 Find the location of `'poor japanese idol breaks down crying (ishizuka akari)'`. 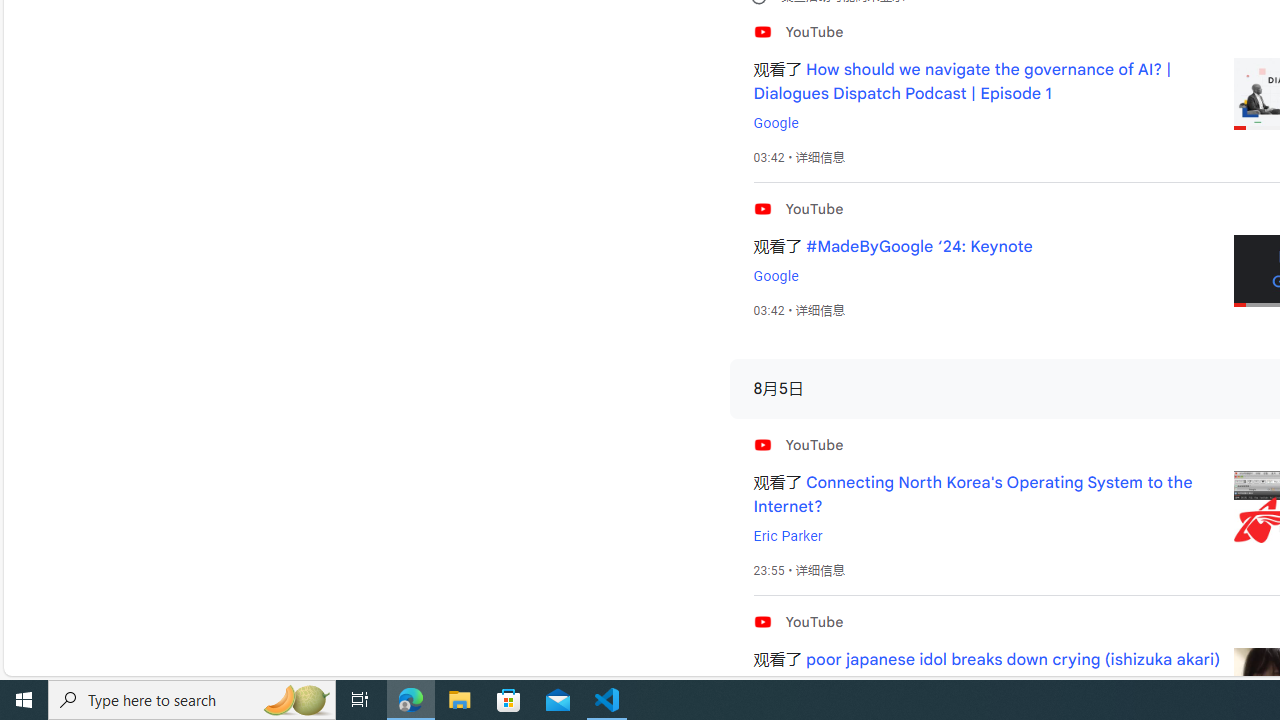

'poor japanese idol breaks down crying (ishizuka akari)' is located at coordinates (1013, 660).